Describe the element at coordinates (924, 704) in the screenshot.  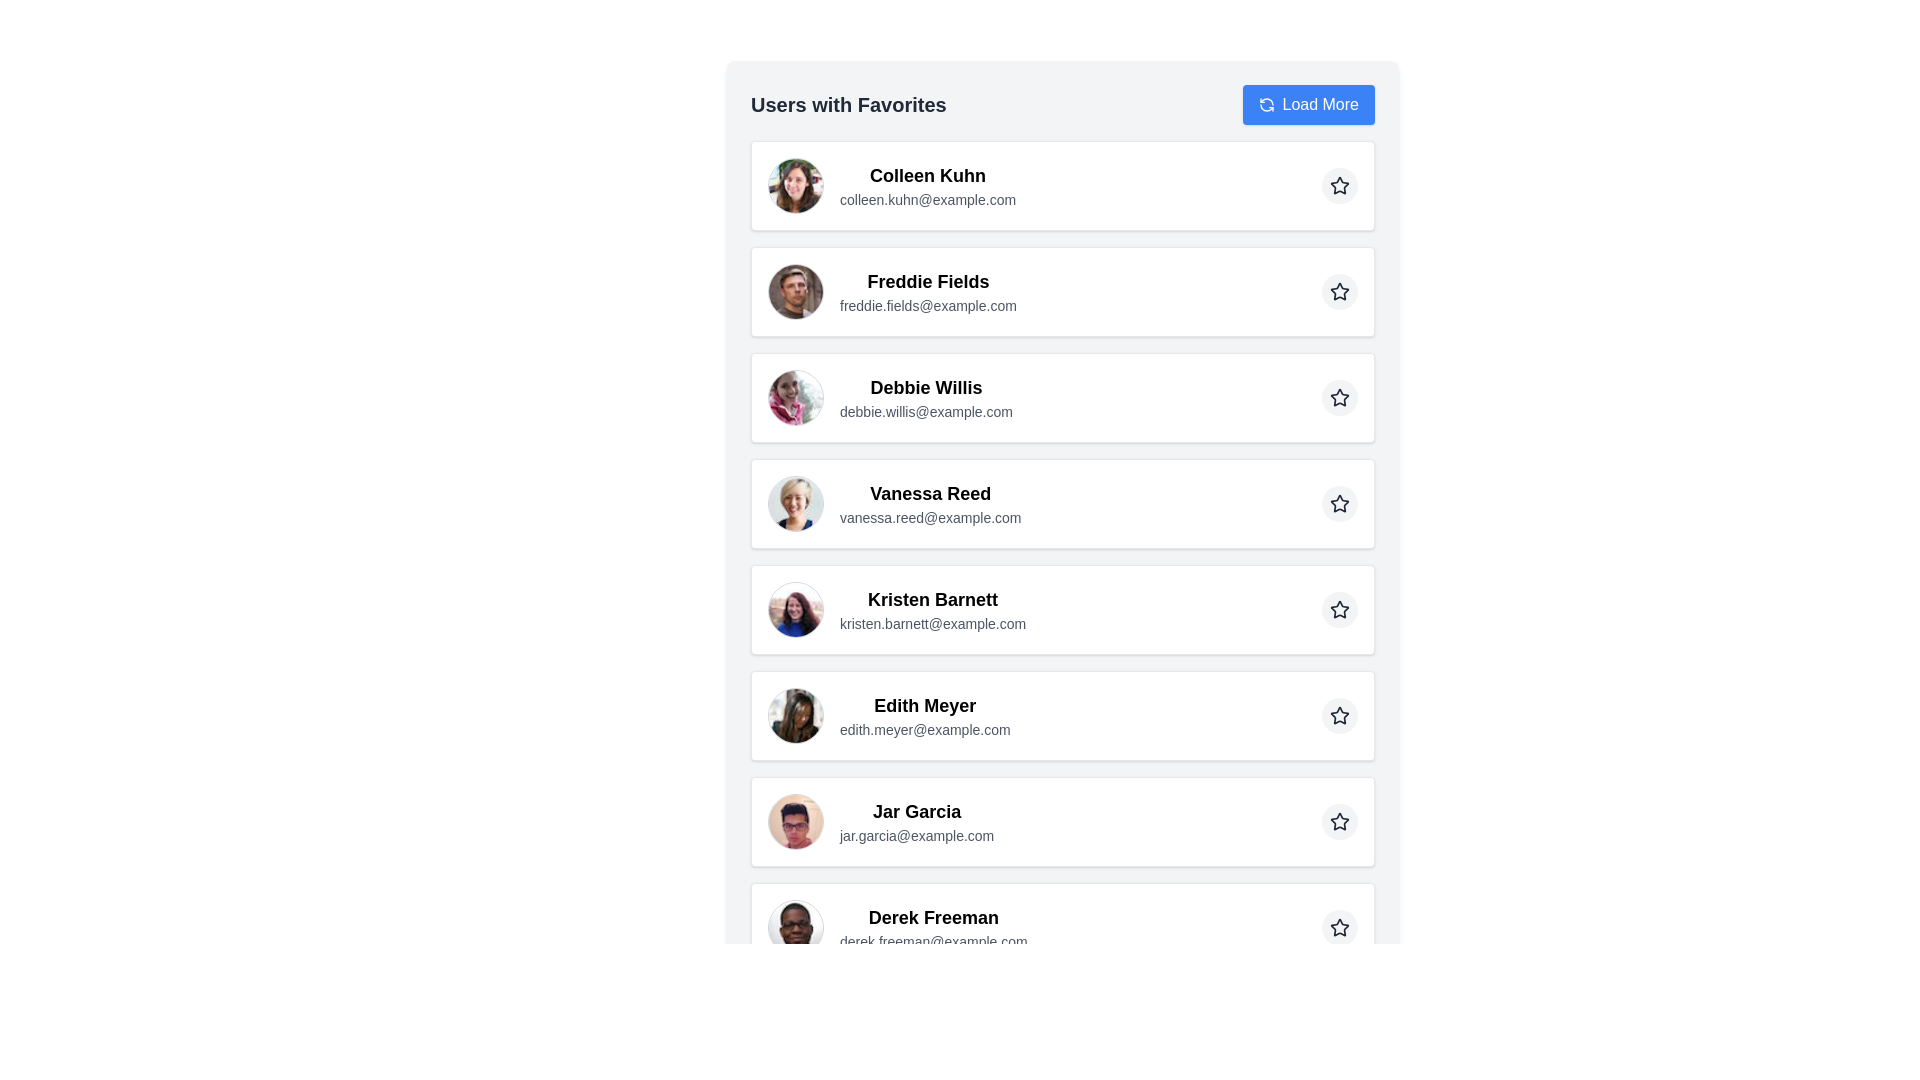
I see `the user name text label that is positioned between the profiles of 'Kristen Barnett' and 'Jar Garcia' in the user profile list` at that location.